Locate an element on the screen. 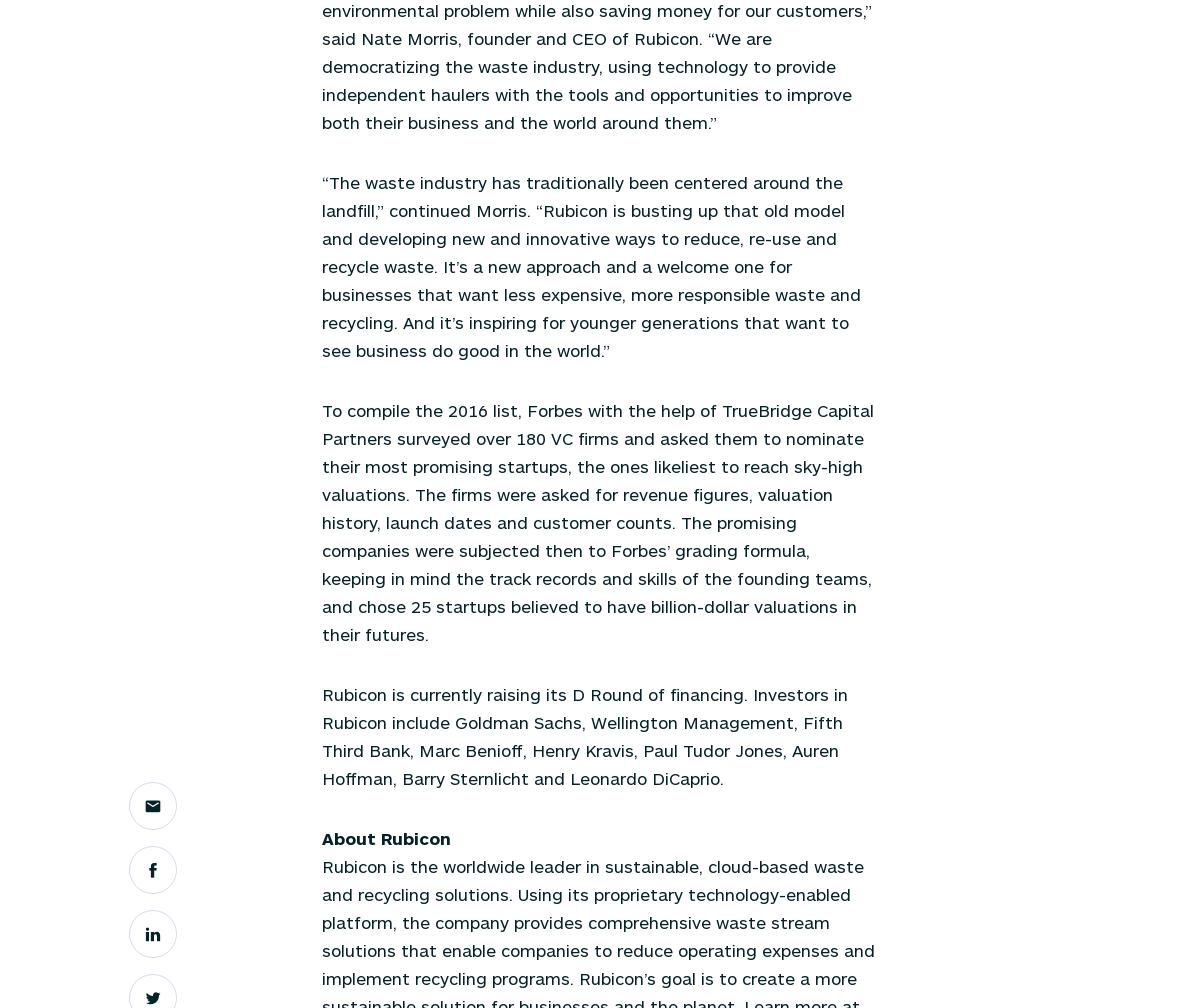 The width and height of the screenshot is (1200, 1008). 'Property Management' is located at coordinates (396, 198).